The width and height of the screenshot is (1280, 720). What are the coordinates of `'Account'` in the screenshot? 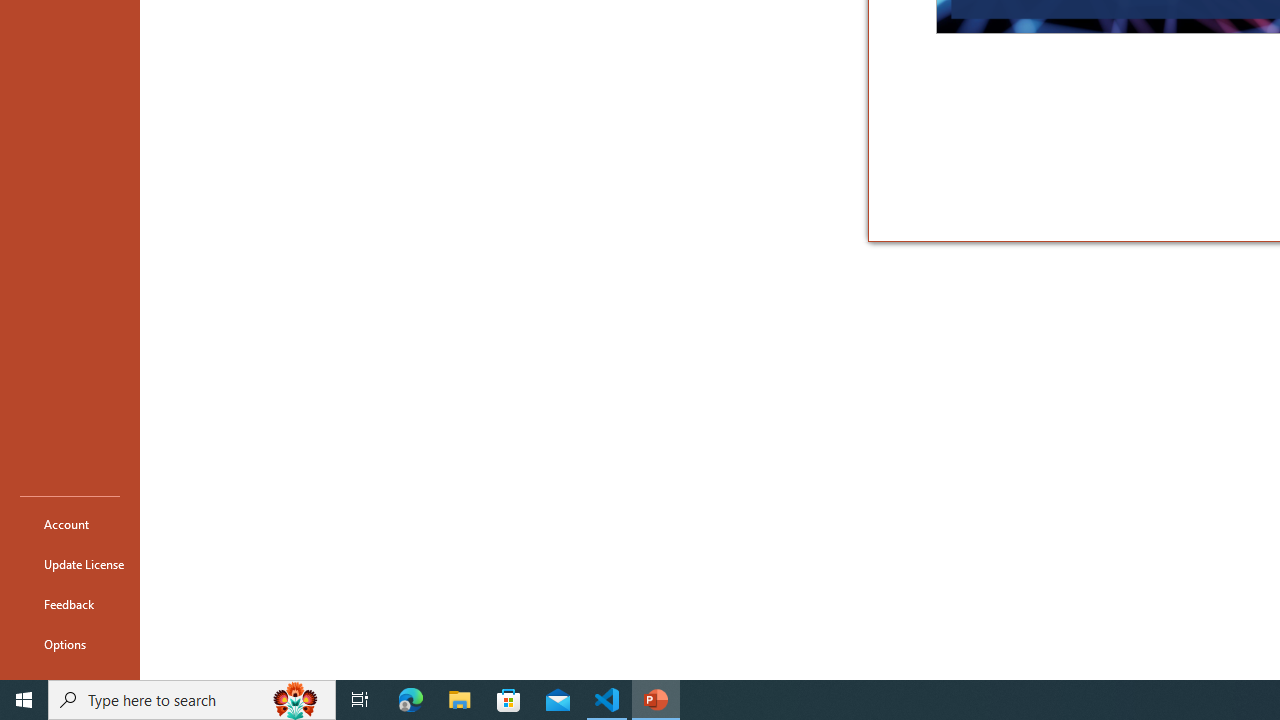 It's located at (69, 523).